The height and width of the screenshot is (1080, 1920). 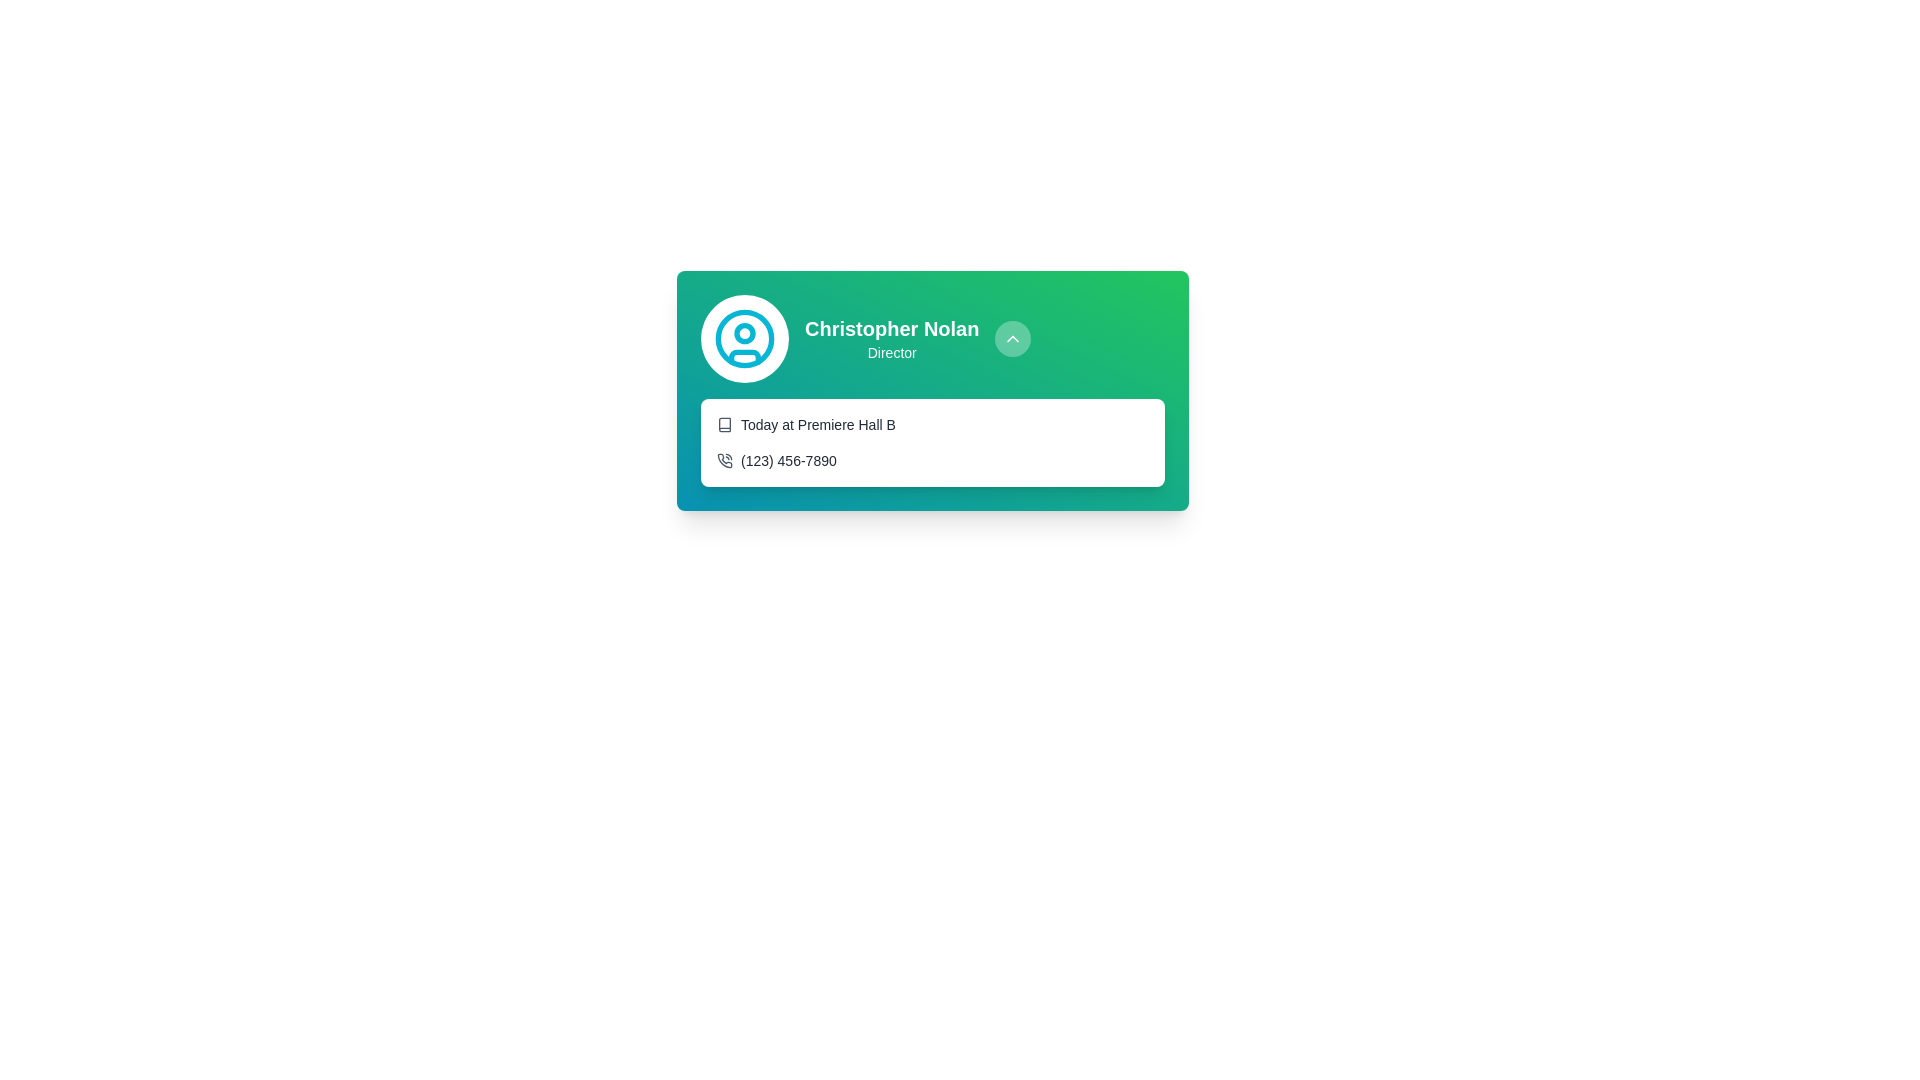 What do you see at coordinates (723, 423) in the screenshot?
I see `the icon located to the far left of the text 'Today at Premiere Hall B'` at bounding box center [723, 423].